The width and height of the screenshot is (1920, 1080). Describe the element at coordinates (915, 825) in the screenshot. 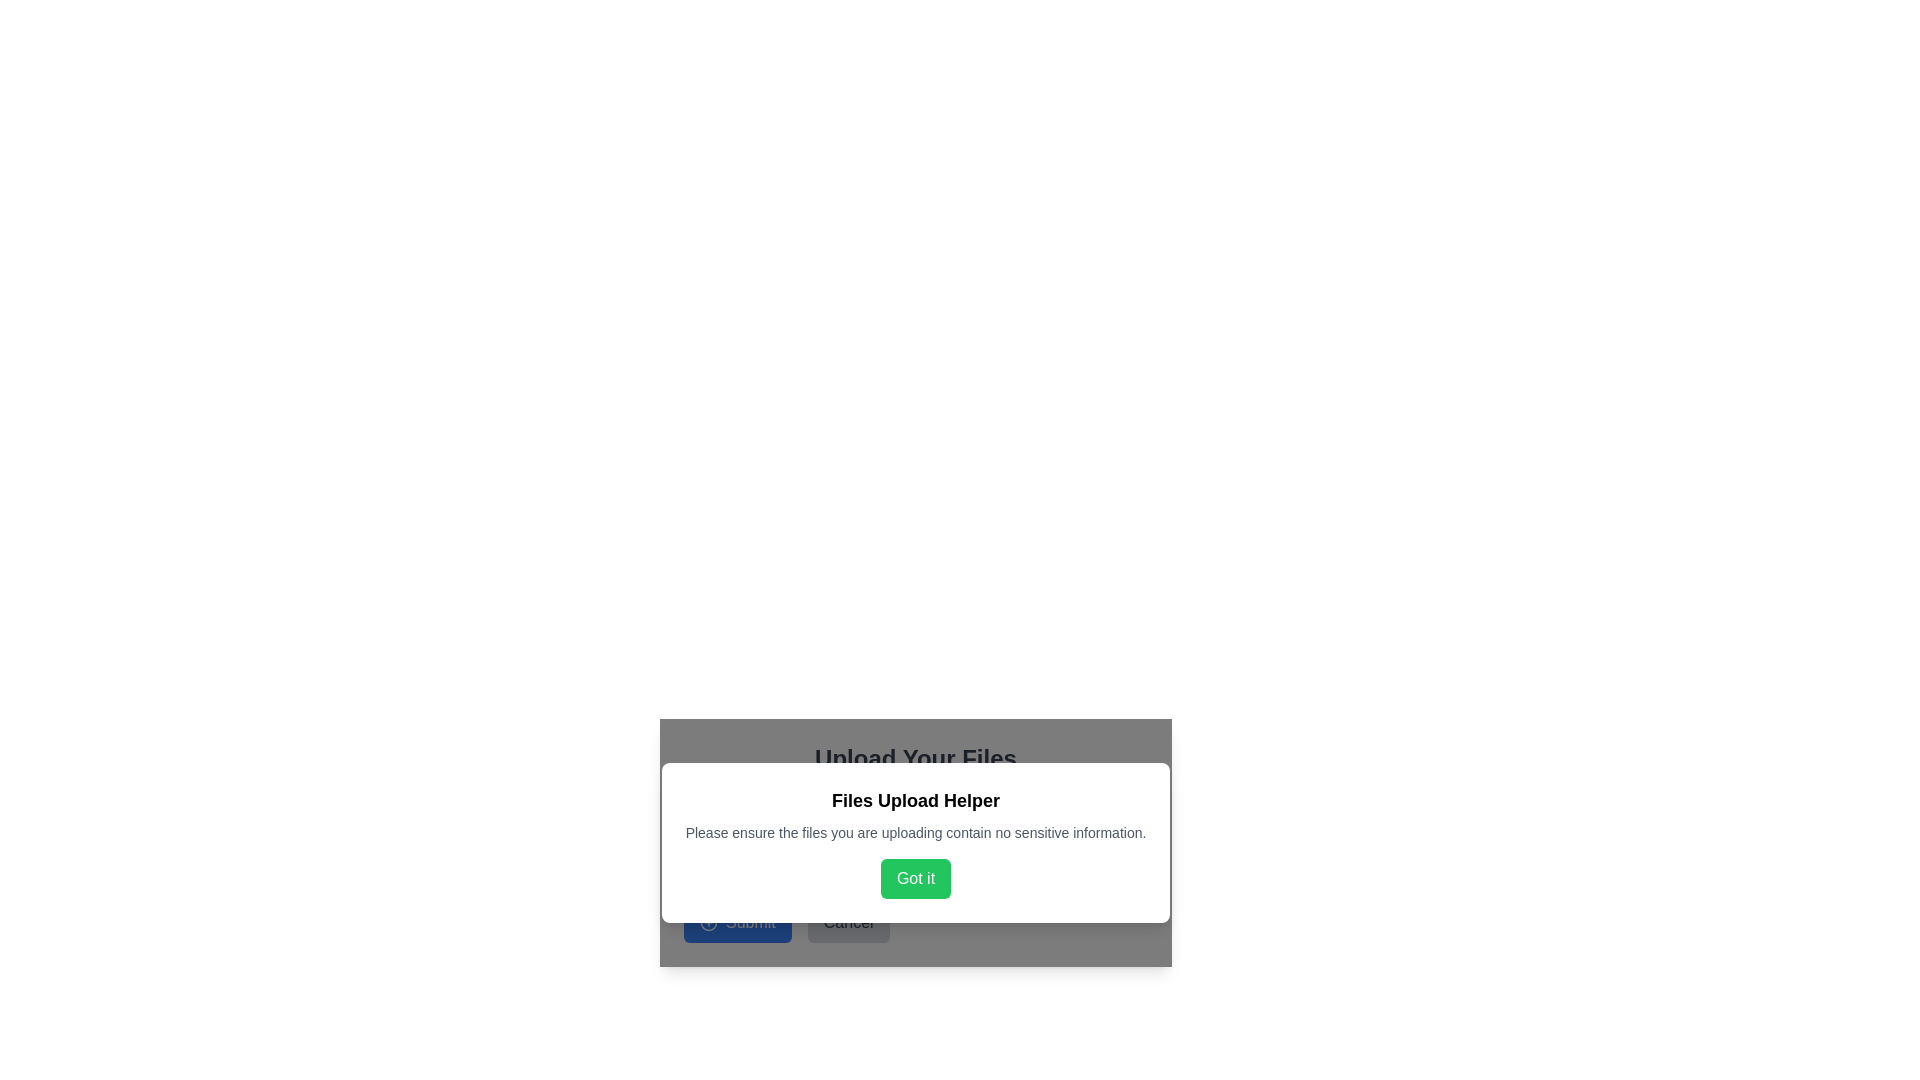

I see `the compact gray SVG upload icon located at the center of the file-drop area, which features dashed borders and is positioned above the instructional text` at that location.